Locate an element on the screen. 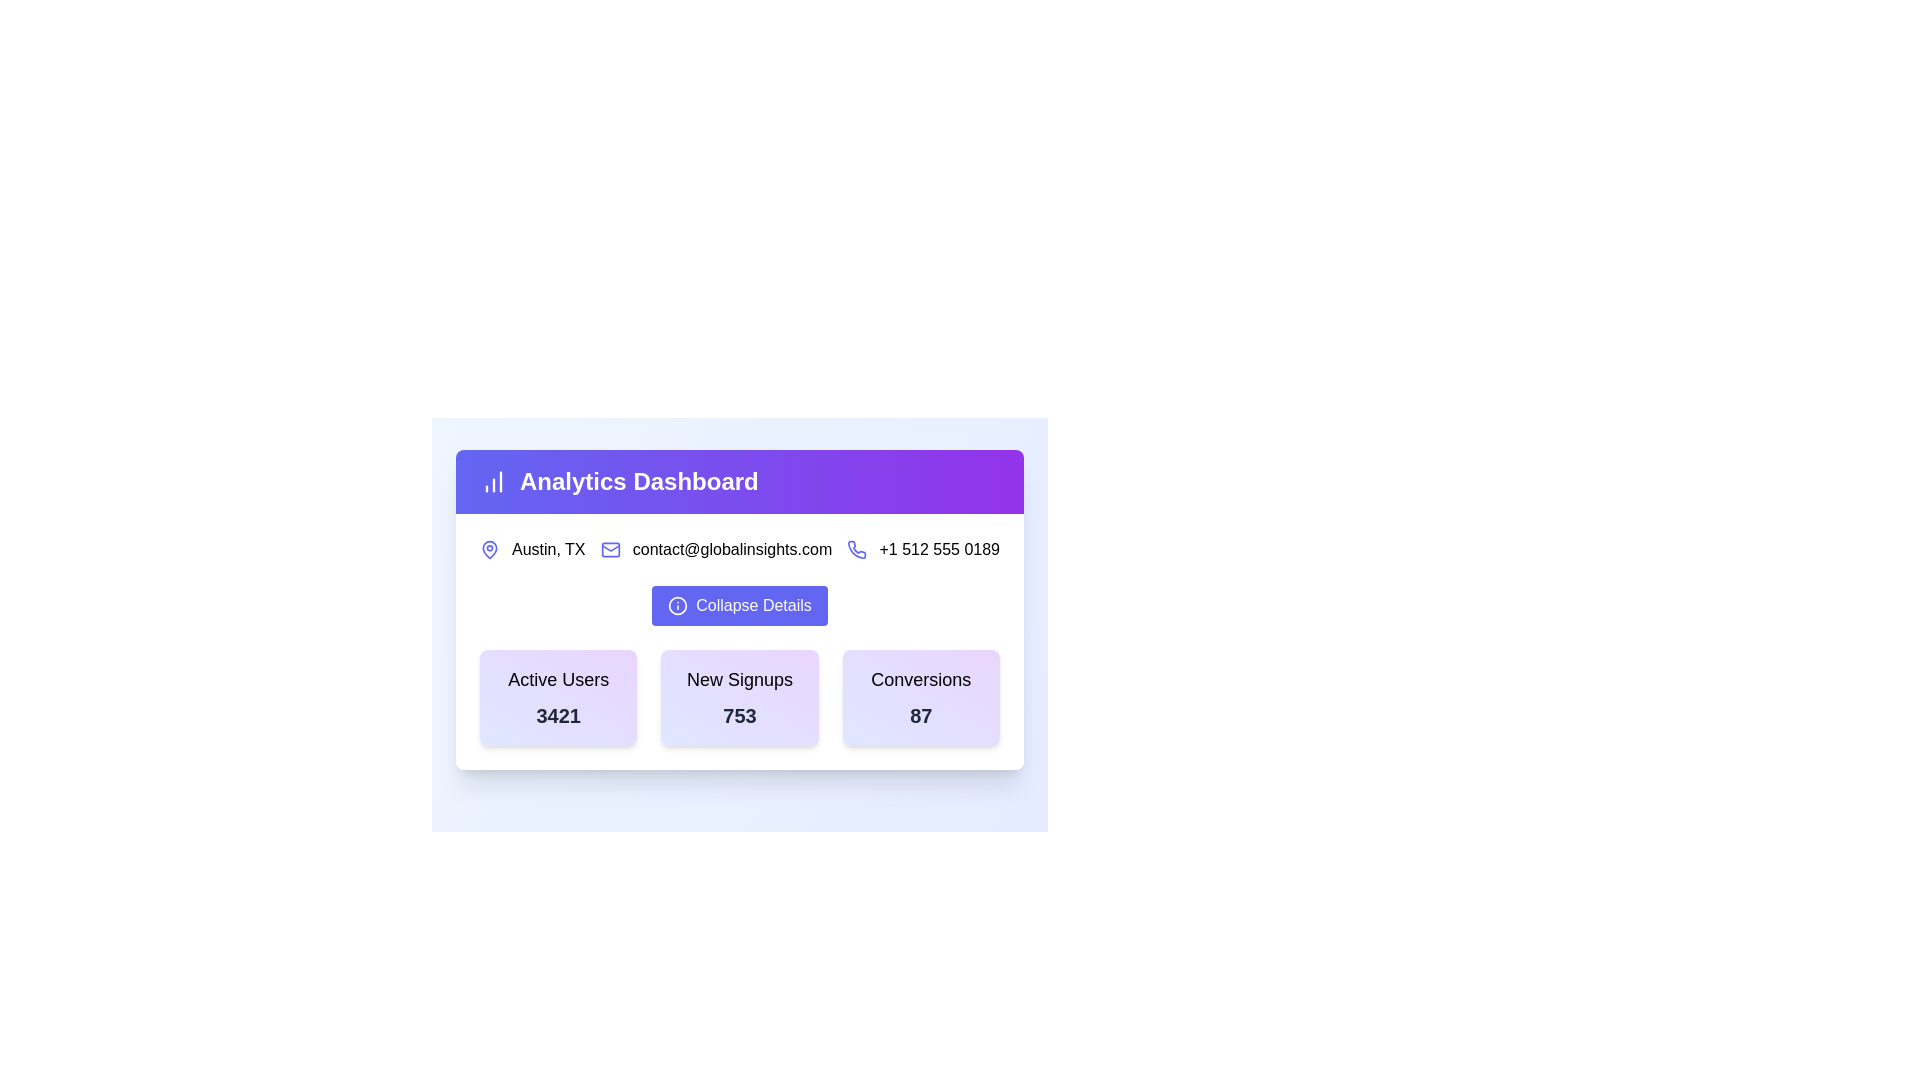  the text-based heading element that serves as the title for the Analytics Dashboard page, positioned horizontally centered at the top header section, to the right of a small column chart icon is located at coordinates (738, 482).